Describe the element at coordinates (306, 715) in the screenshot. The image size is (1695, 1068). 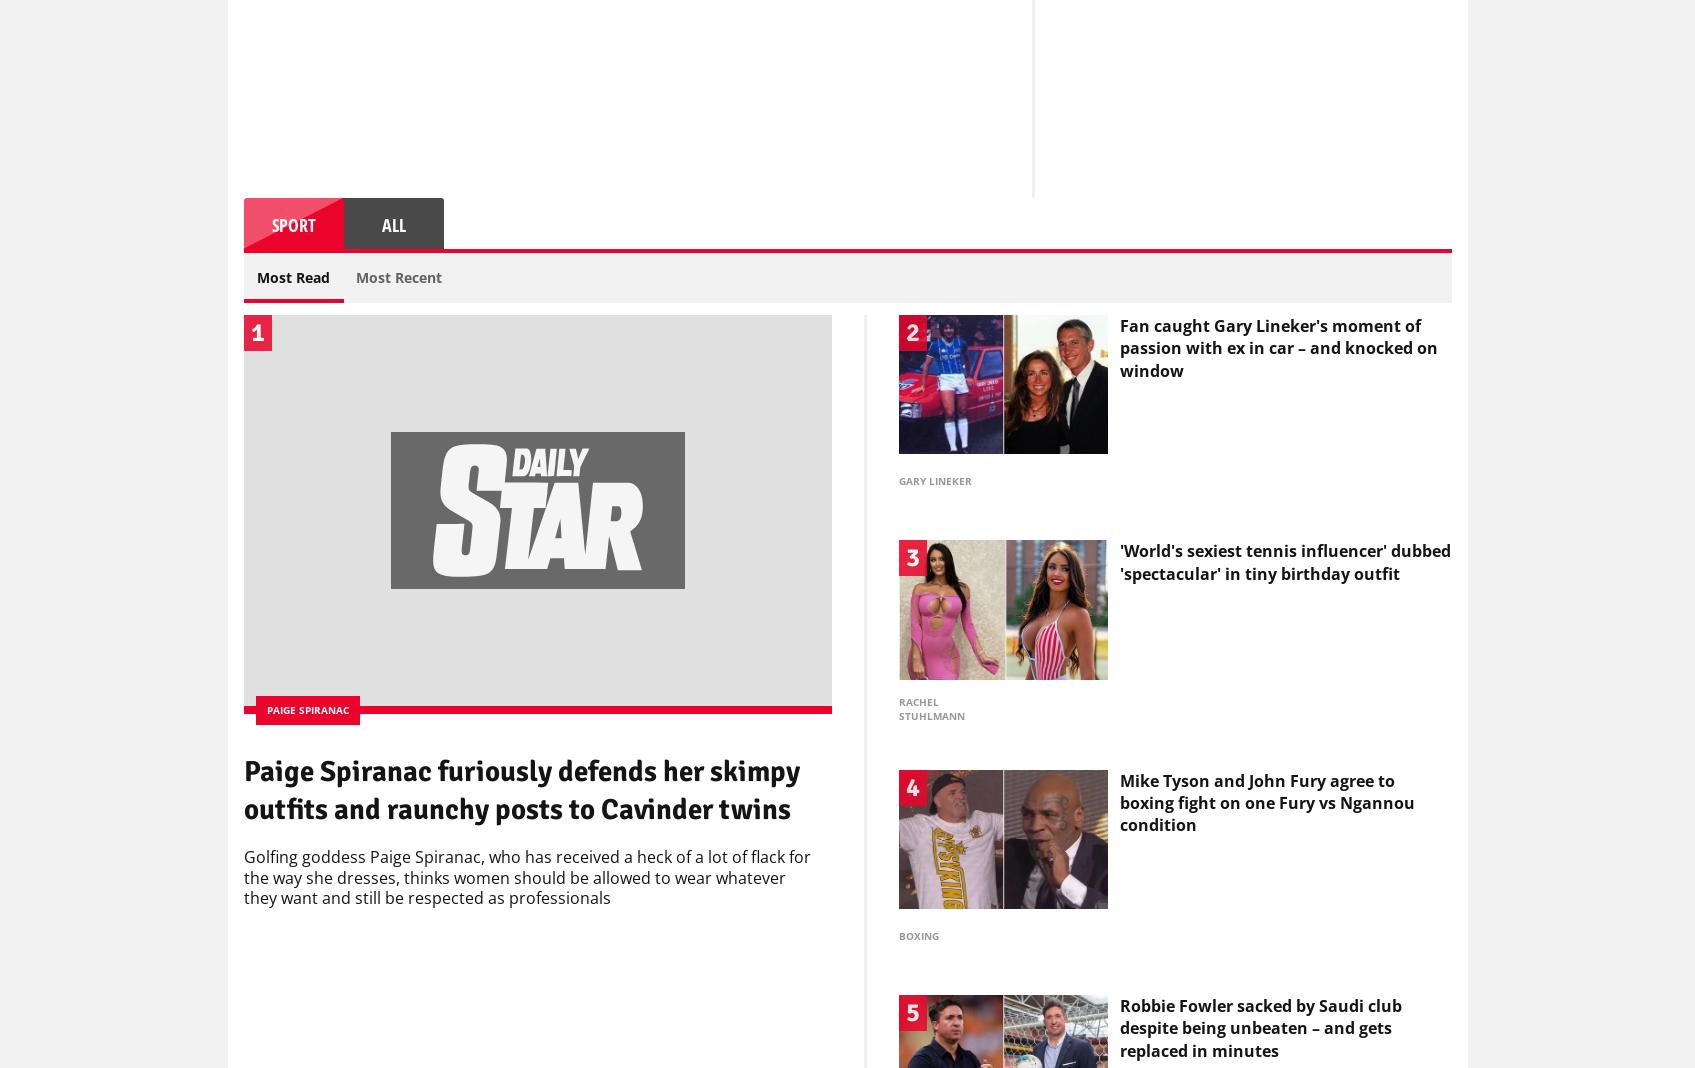
I see `'Paige Spiranac'` at that location.